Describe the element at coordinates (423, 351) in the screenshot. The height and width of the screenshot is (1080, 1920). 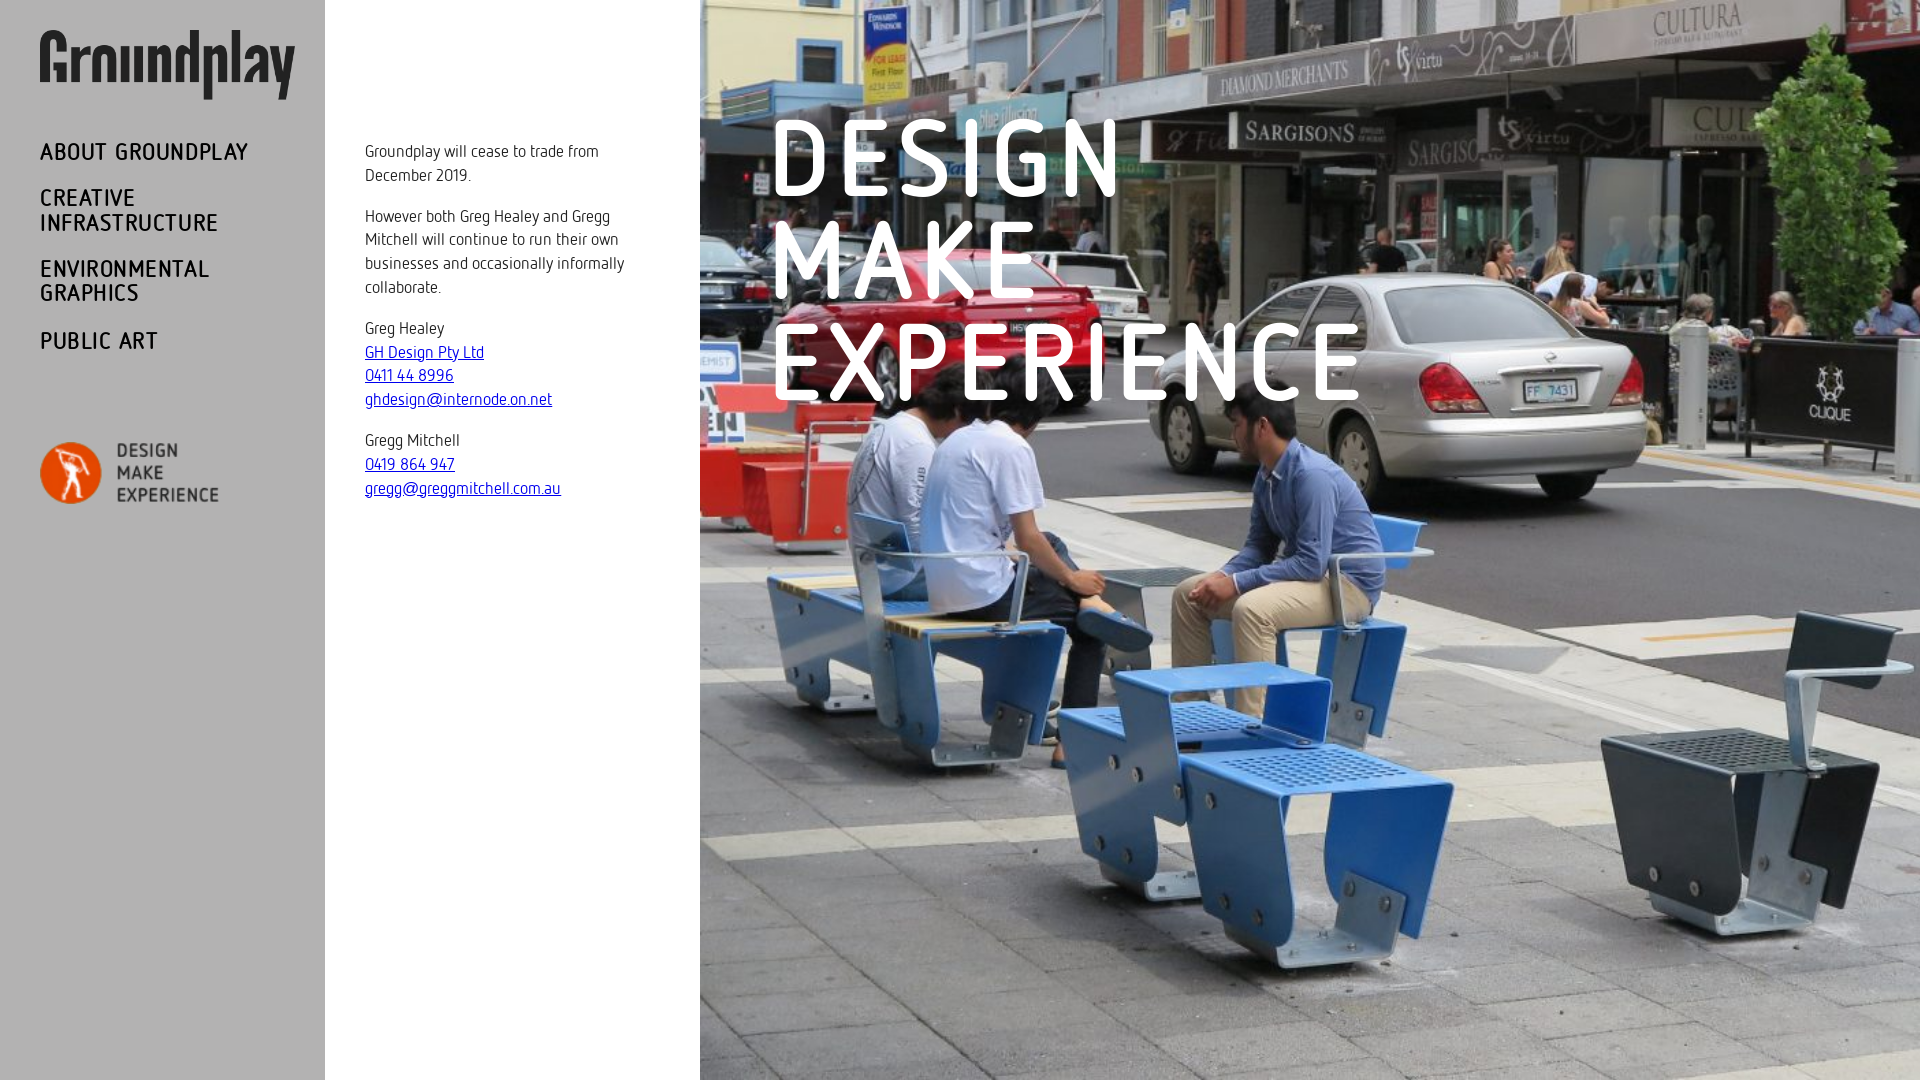
I see `'GH Design Pty Ltd'` at that location.